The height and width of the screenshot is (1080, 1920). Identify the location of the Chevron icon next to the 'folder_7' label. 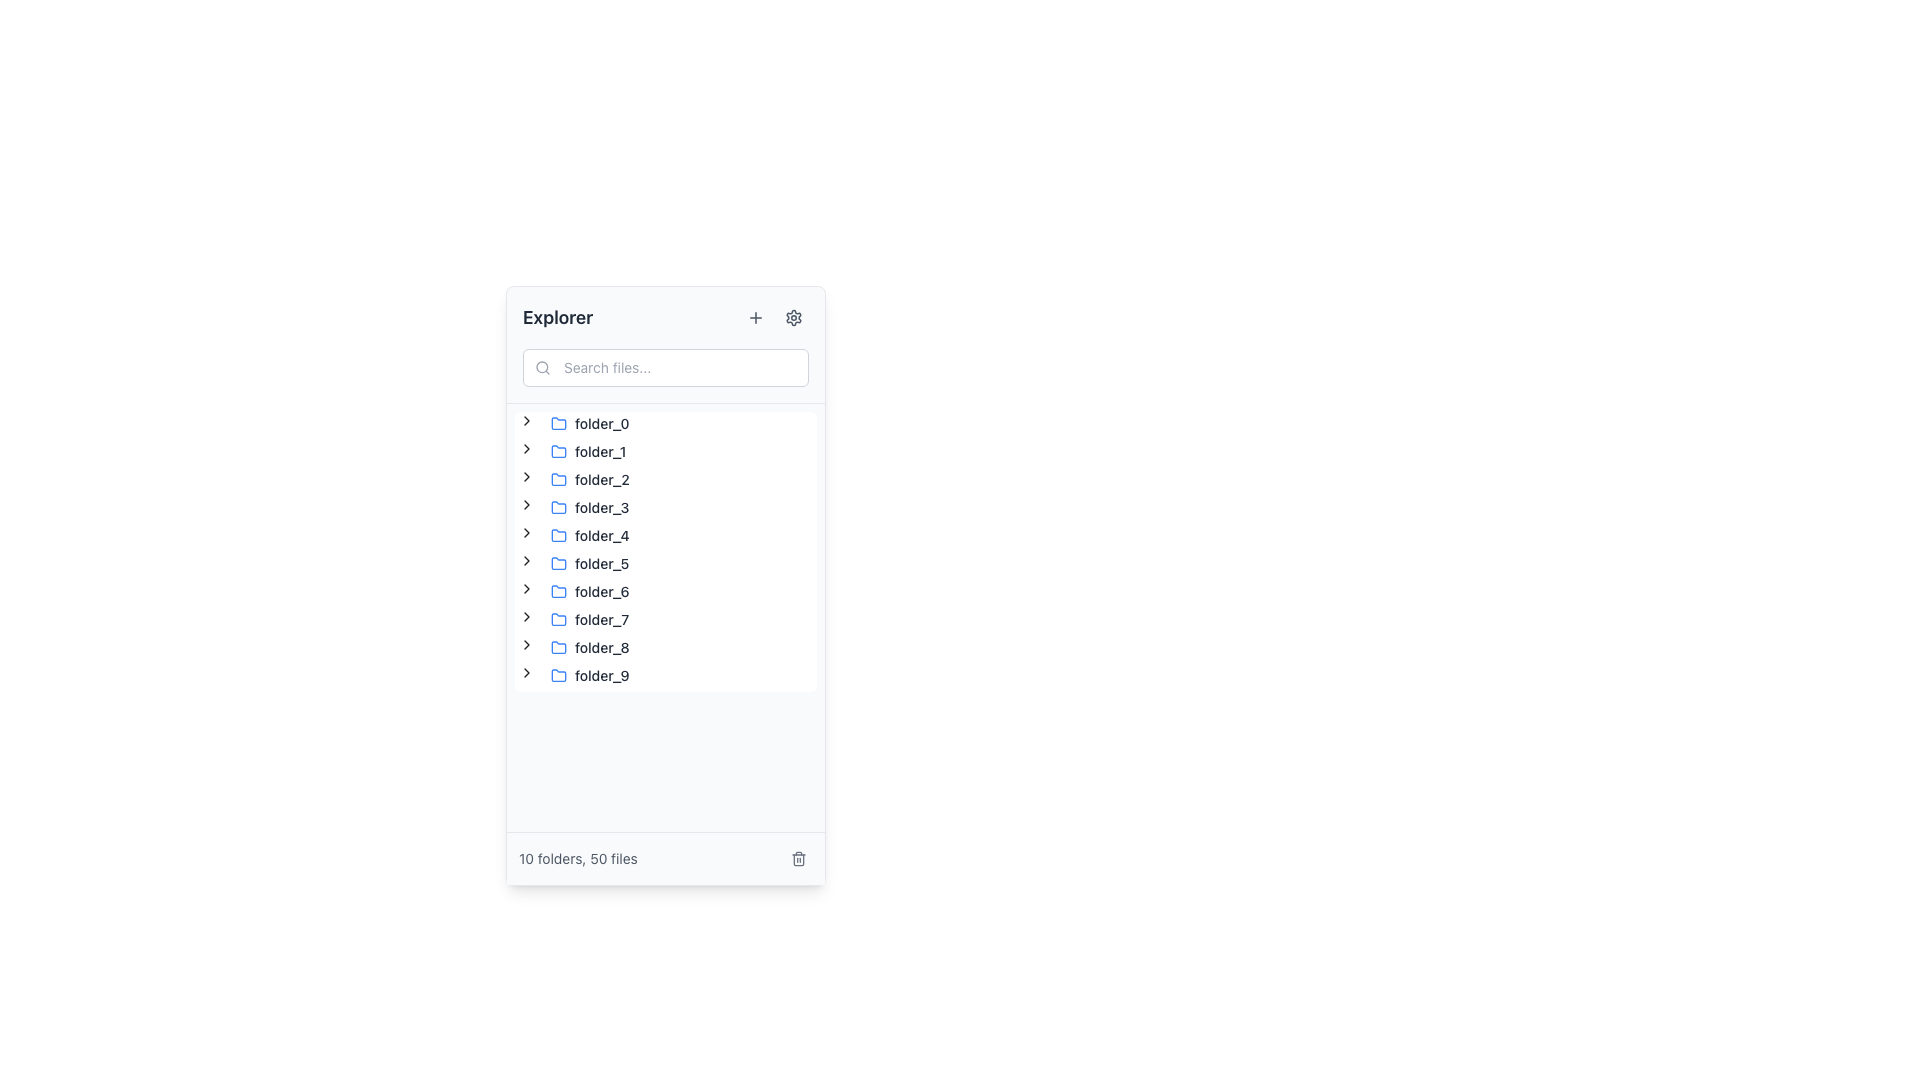
(527, 616).